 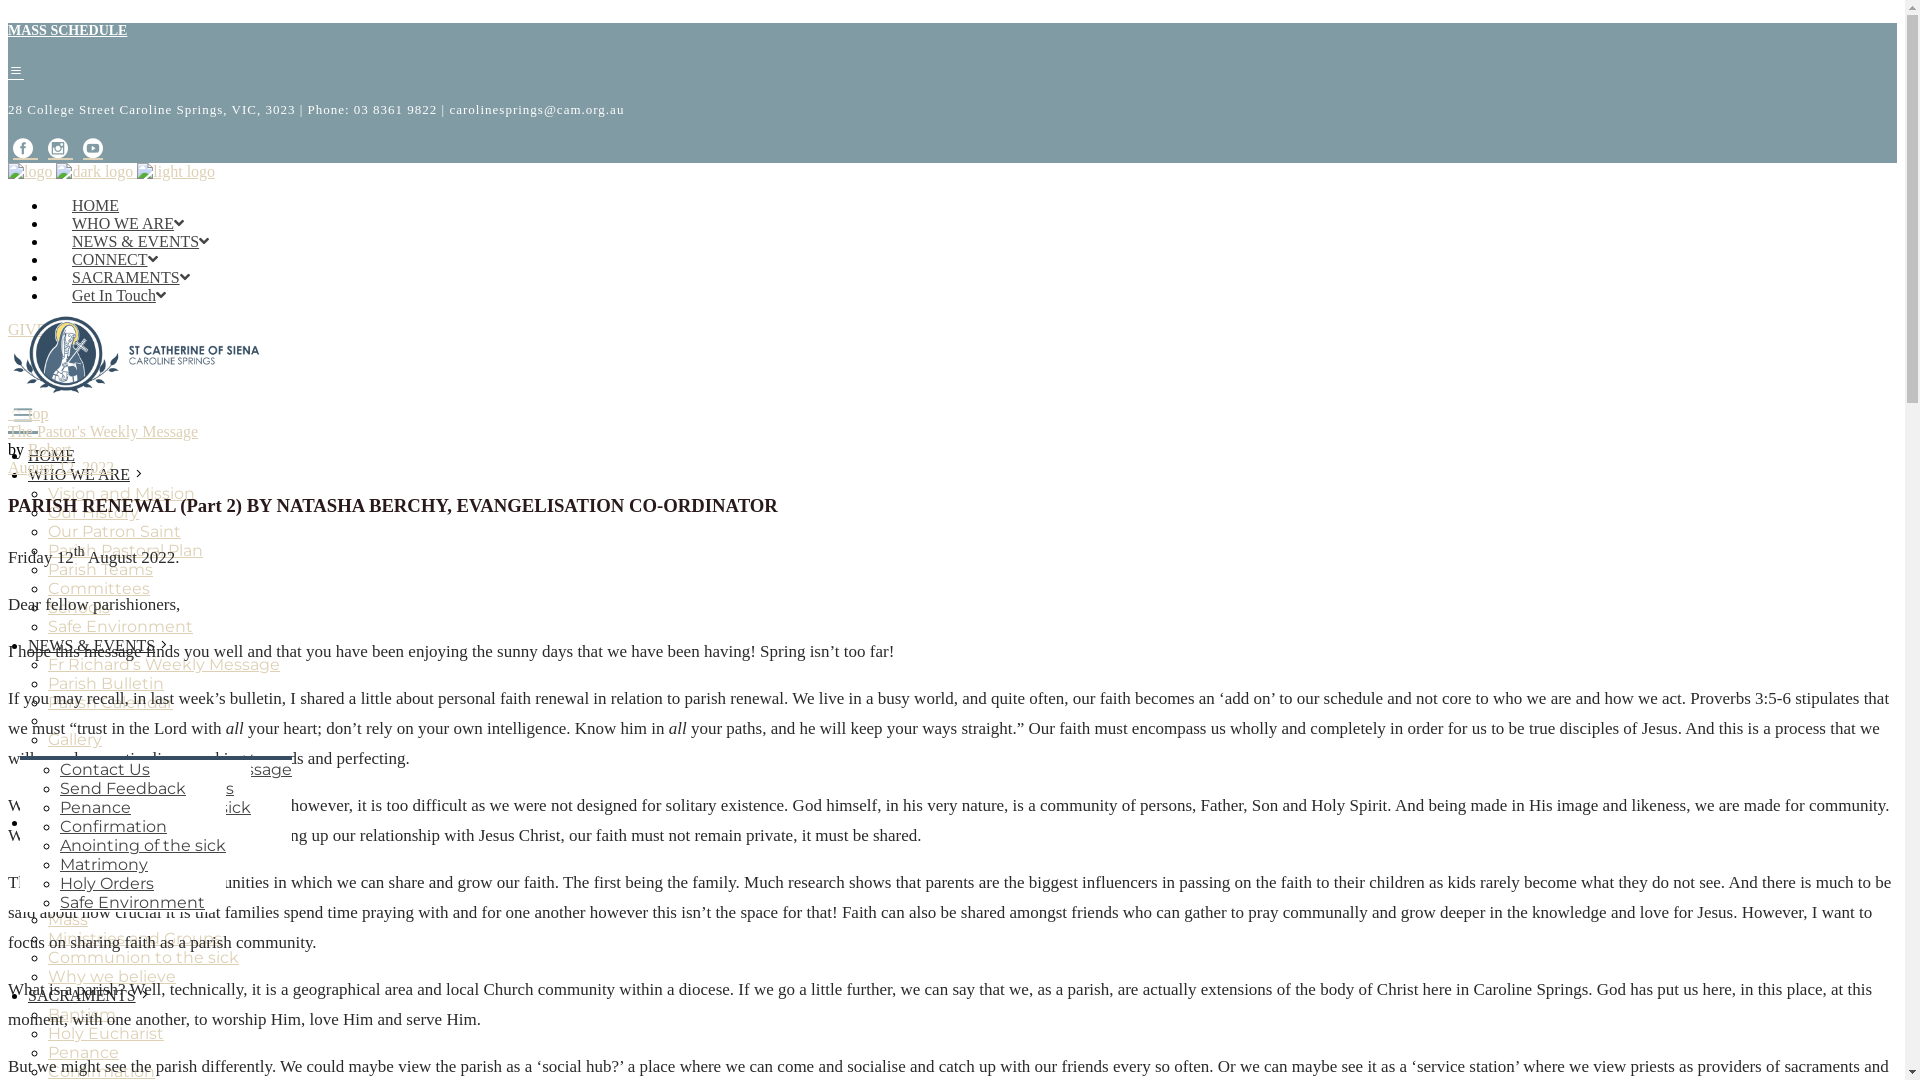 I want to click on 'Parish Calendar', so click(x=109, y=701).